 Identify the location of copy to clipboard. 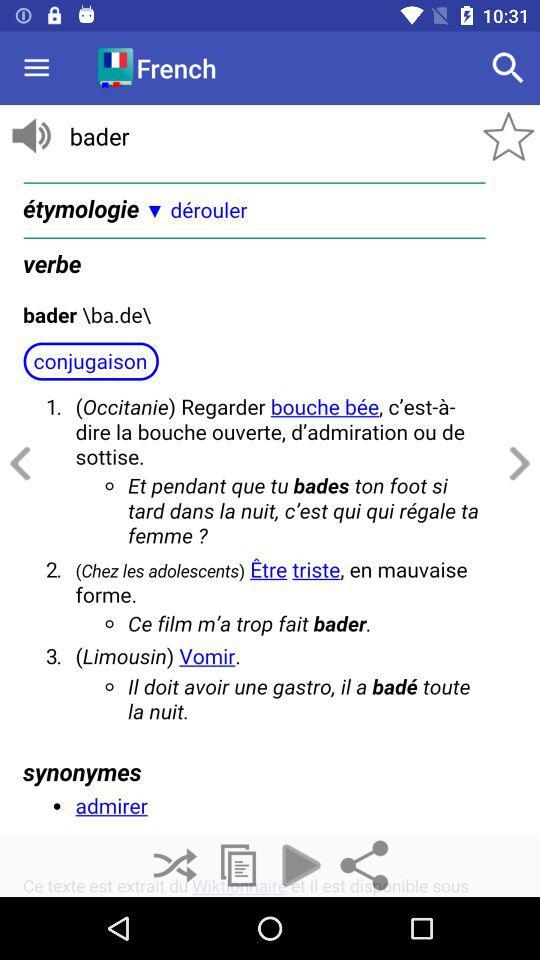
(238, 864).